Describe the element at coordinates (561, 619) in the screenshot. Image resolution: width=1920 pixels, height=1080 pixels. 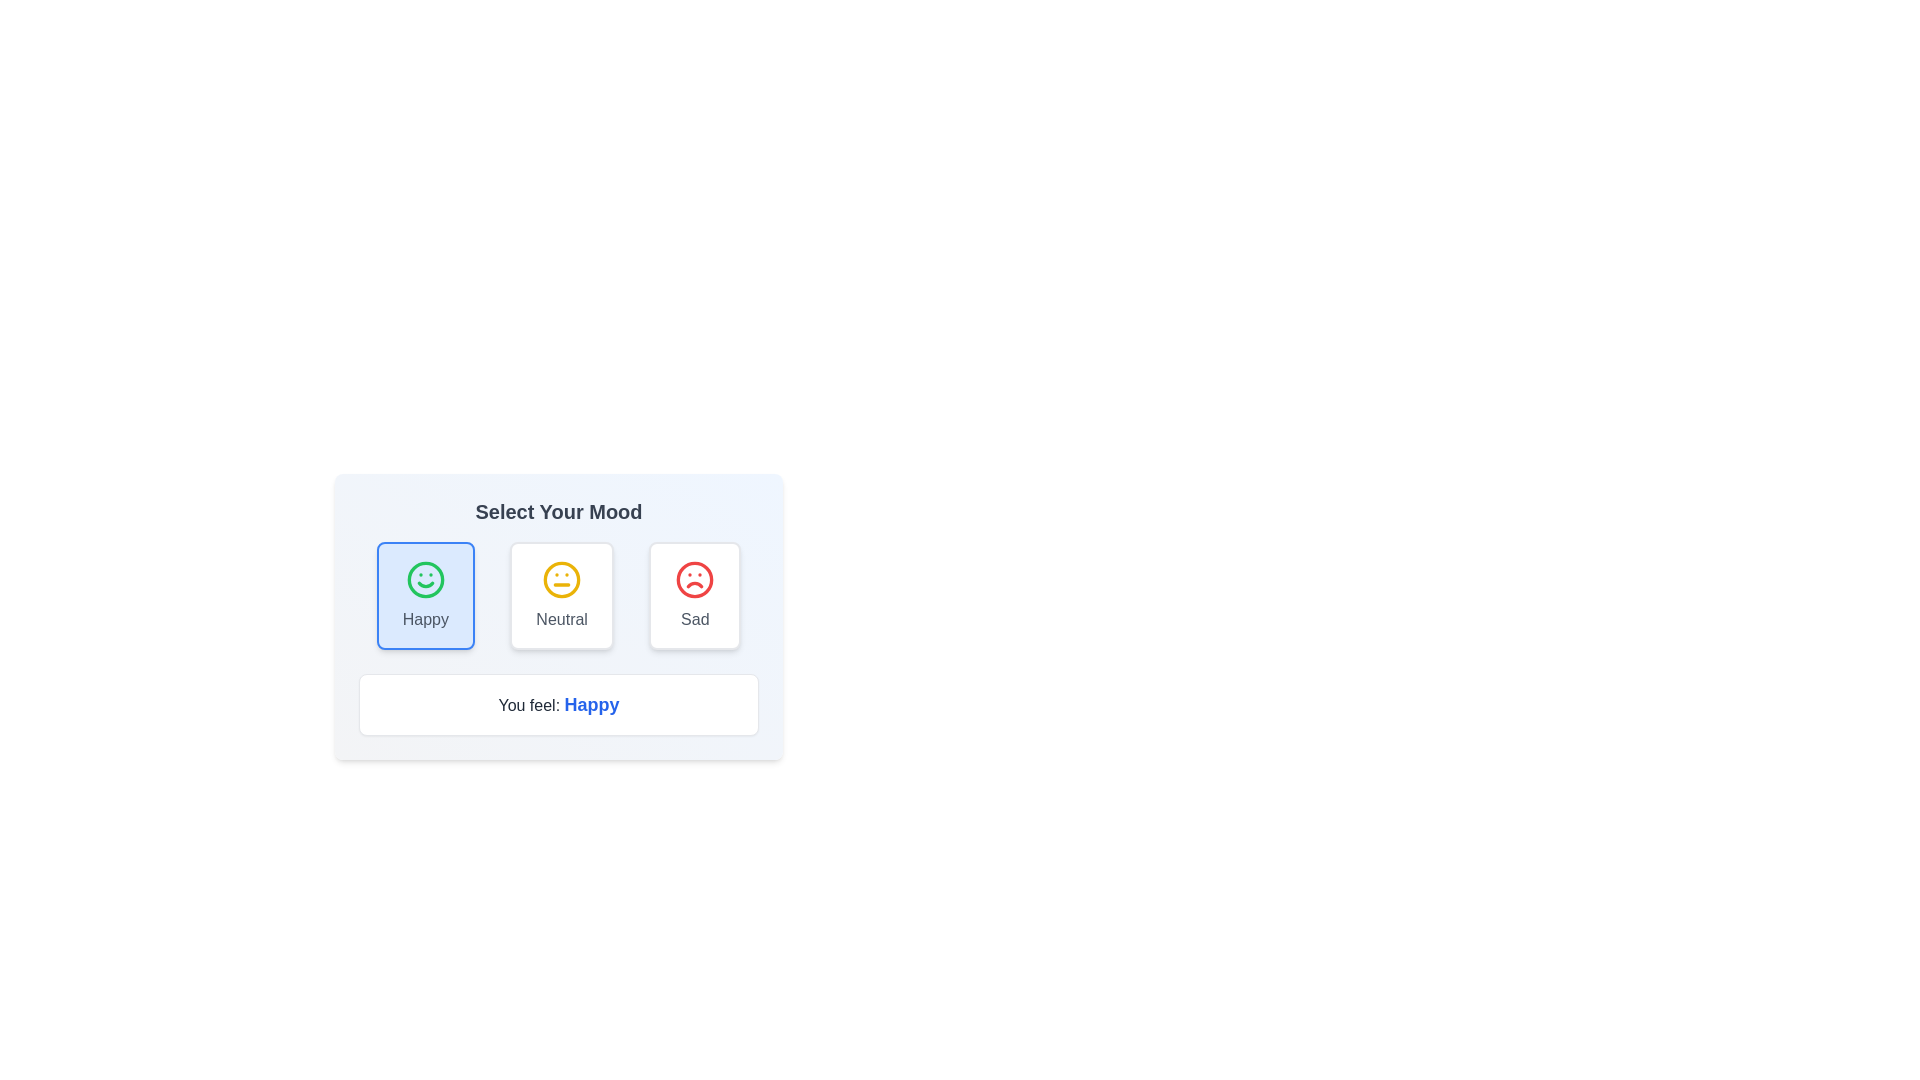
I see `text label for the mood option 'Neutral' located at the bottom of the middle card of a three-card set` at that location.